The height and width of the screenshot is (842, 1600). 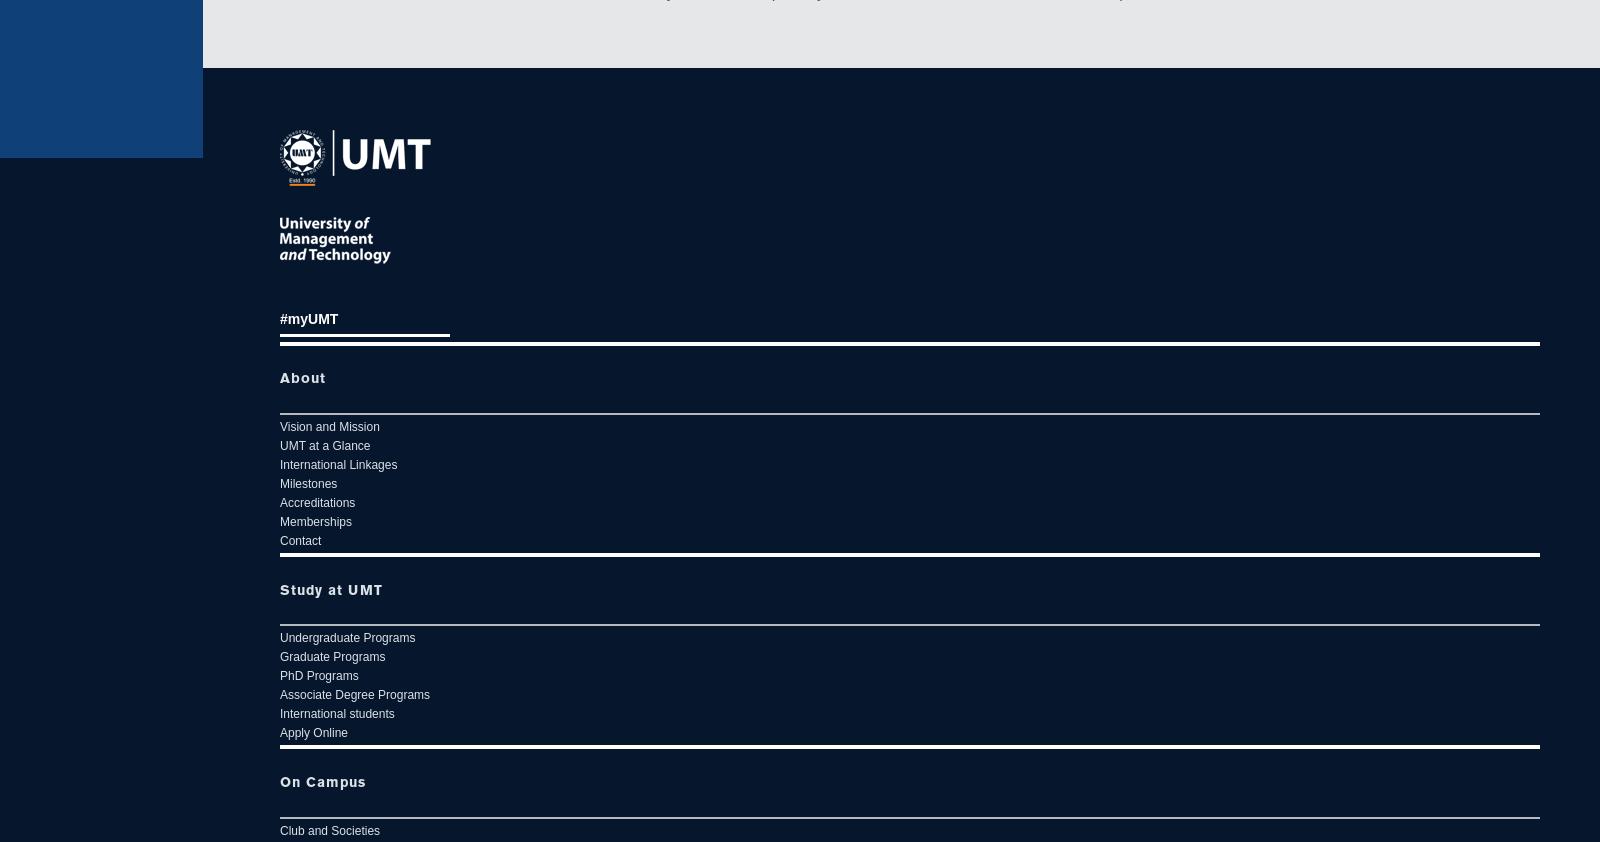 What do you see at coordinates (317, 501) in the screenshot?
I see `'Accreditations'` at bounding box center [317, 501].